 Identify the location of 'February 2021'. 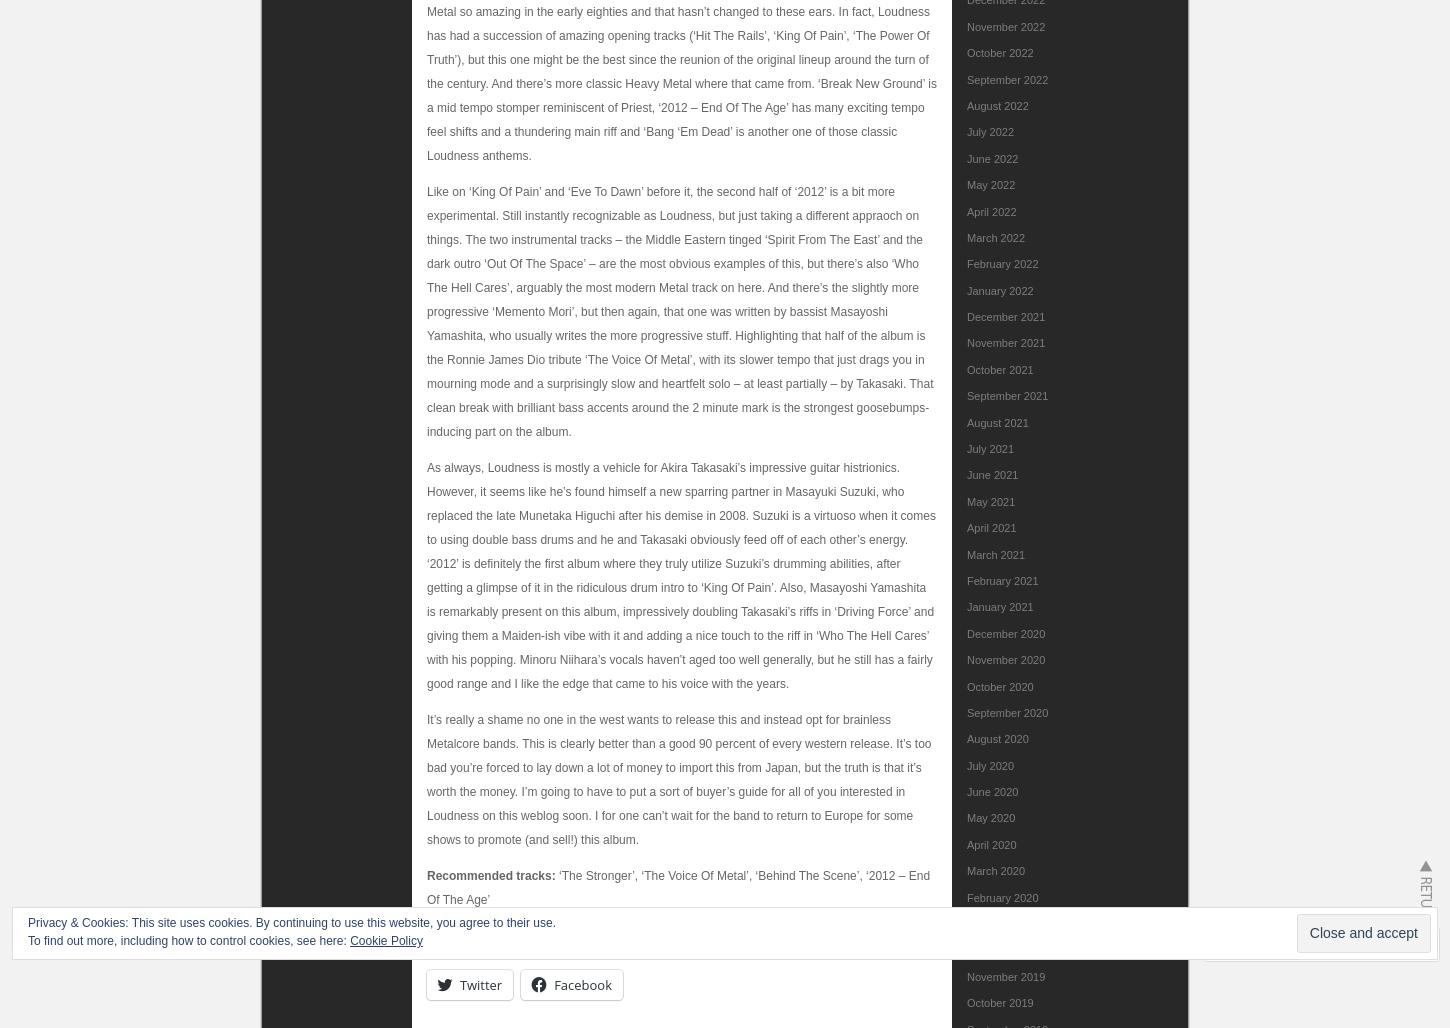
(1002, 578).